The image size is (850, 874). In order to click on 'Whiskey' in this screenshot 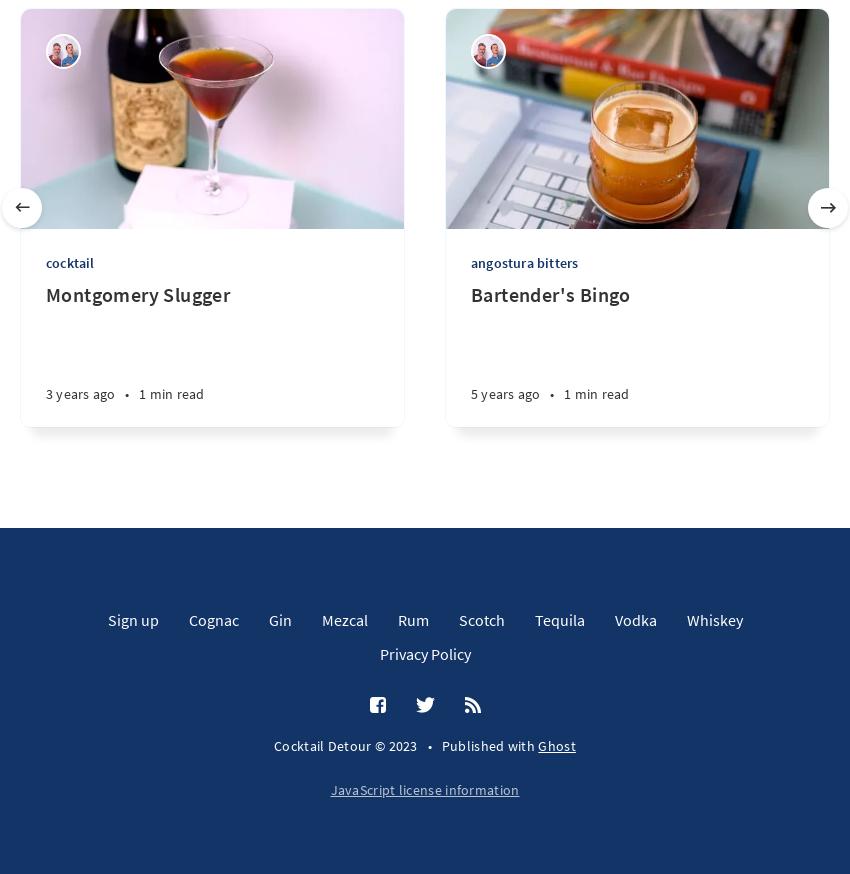, I will do `click(713, 617)`.